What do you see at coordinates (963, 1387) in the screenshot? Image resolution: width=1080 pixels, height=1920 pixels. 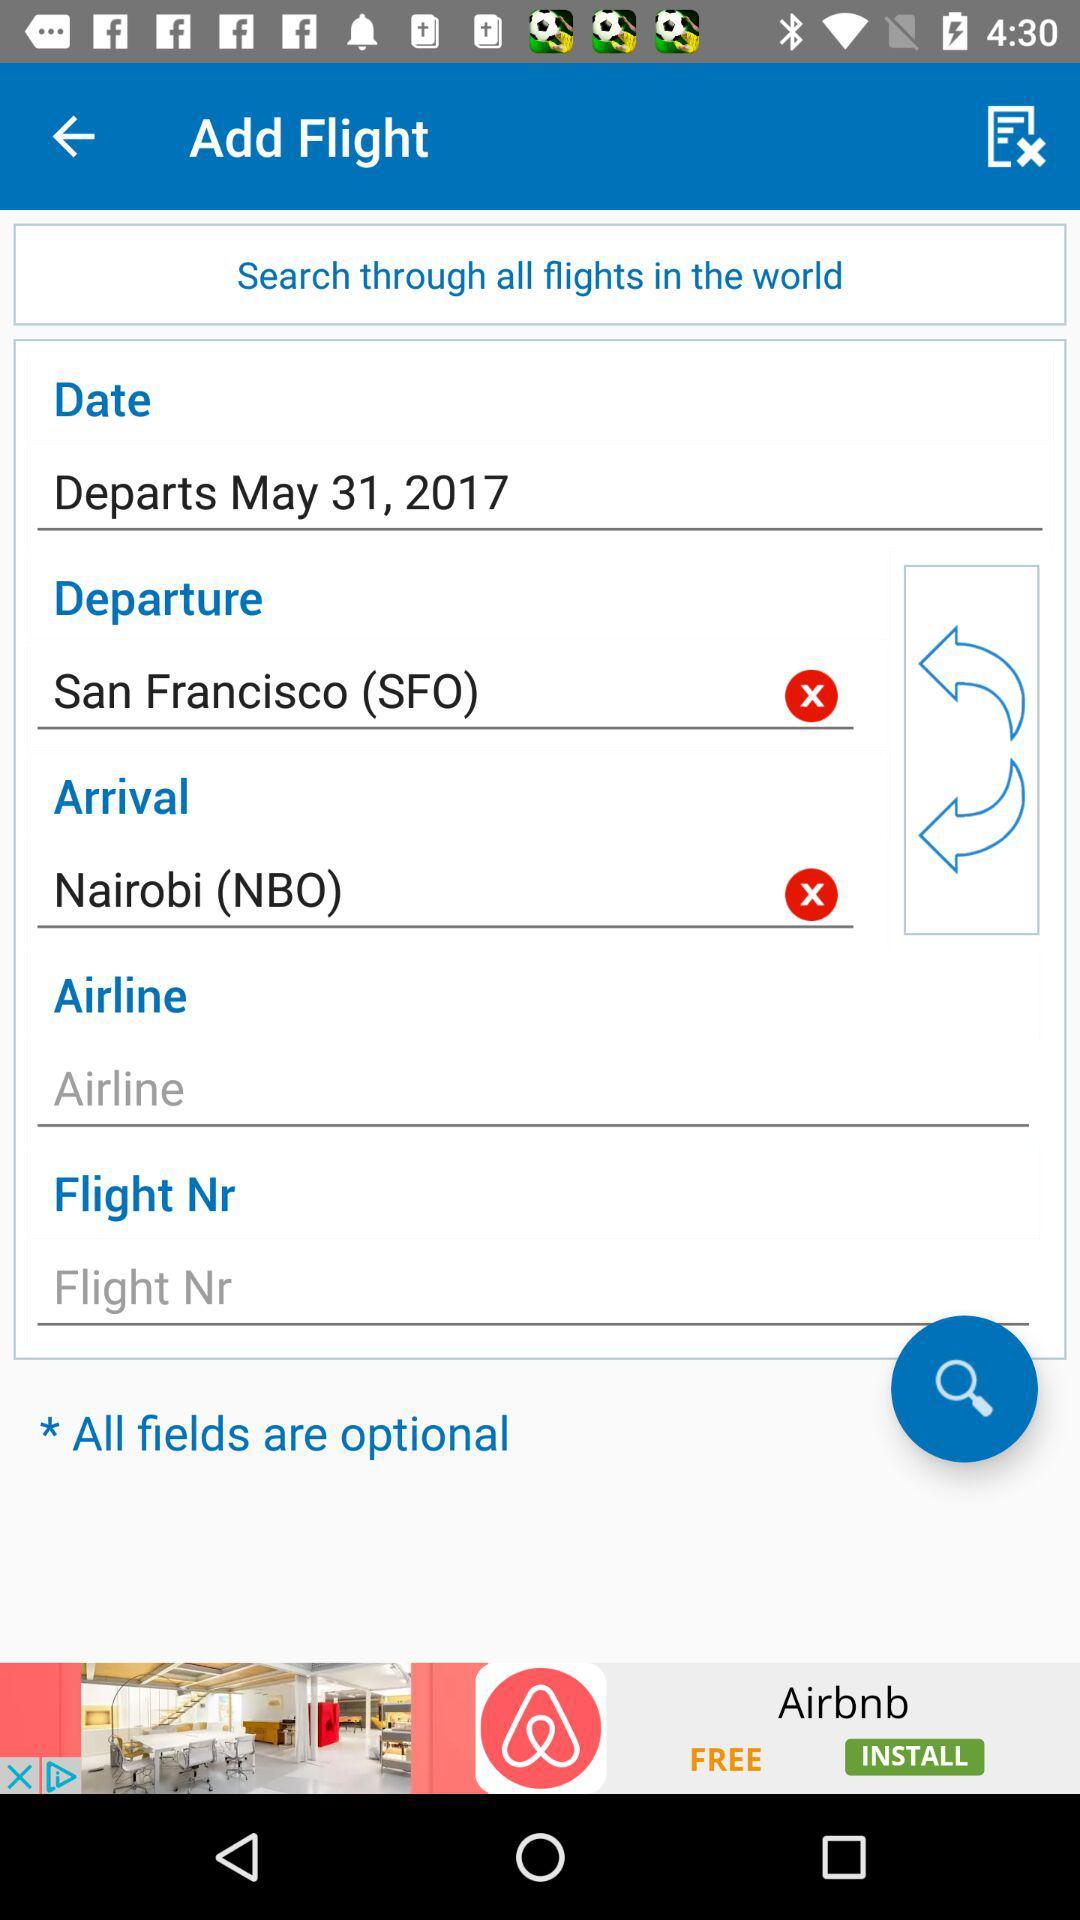 I see `search the article` at bounding box center [963, 1387].